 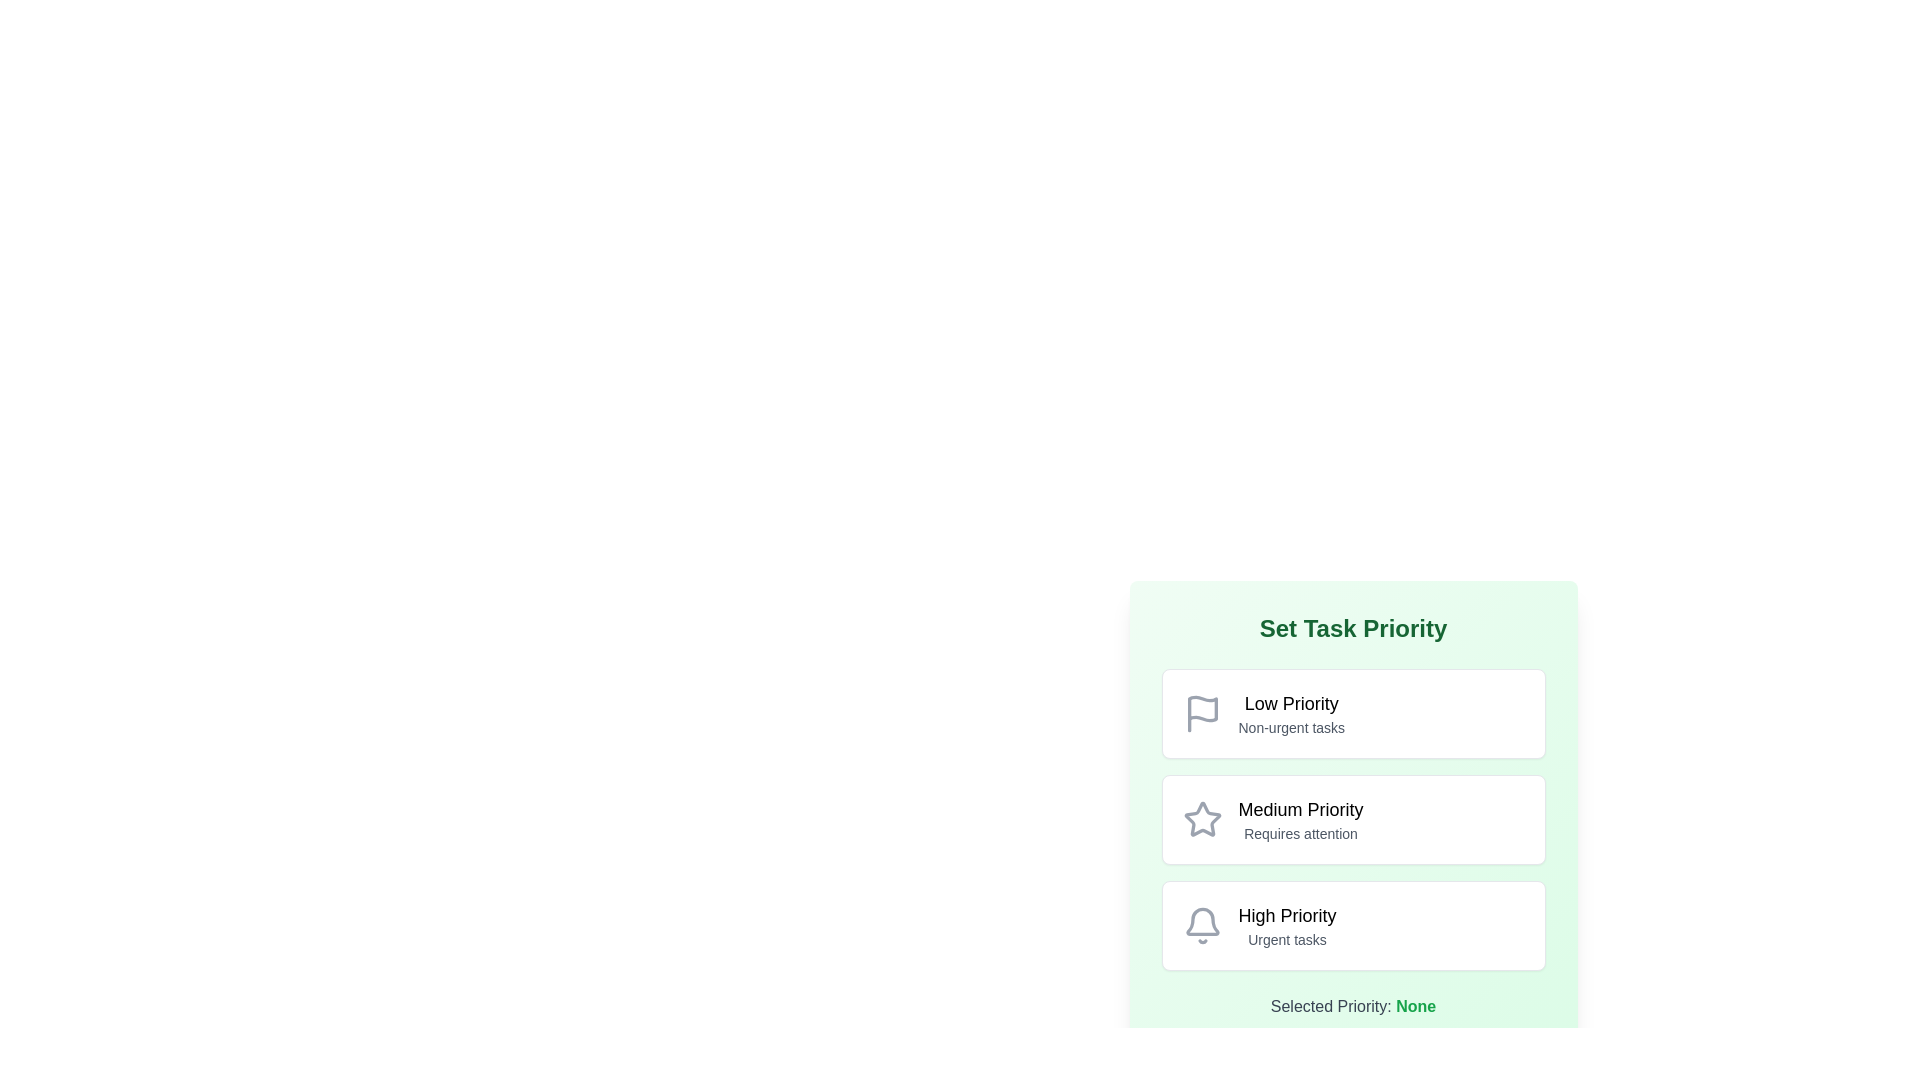 I want to click on the text label displaying 'Non-urgent tasks', which is styled in a smaller gray font and positioned beneath the 'Low Priority' label in the task priority selector interface, so click(x=1291, y=728).